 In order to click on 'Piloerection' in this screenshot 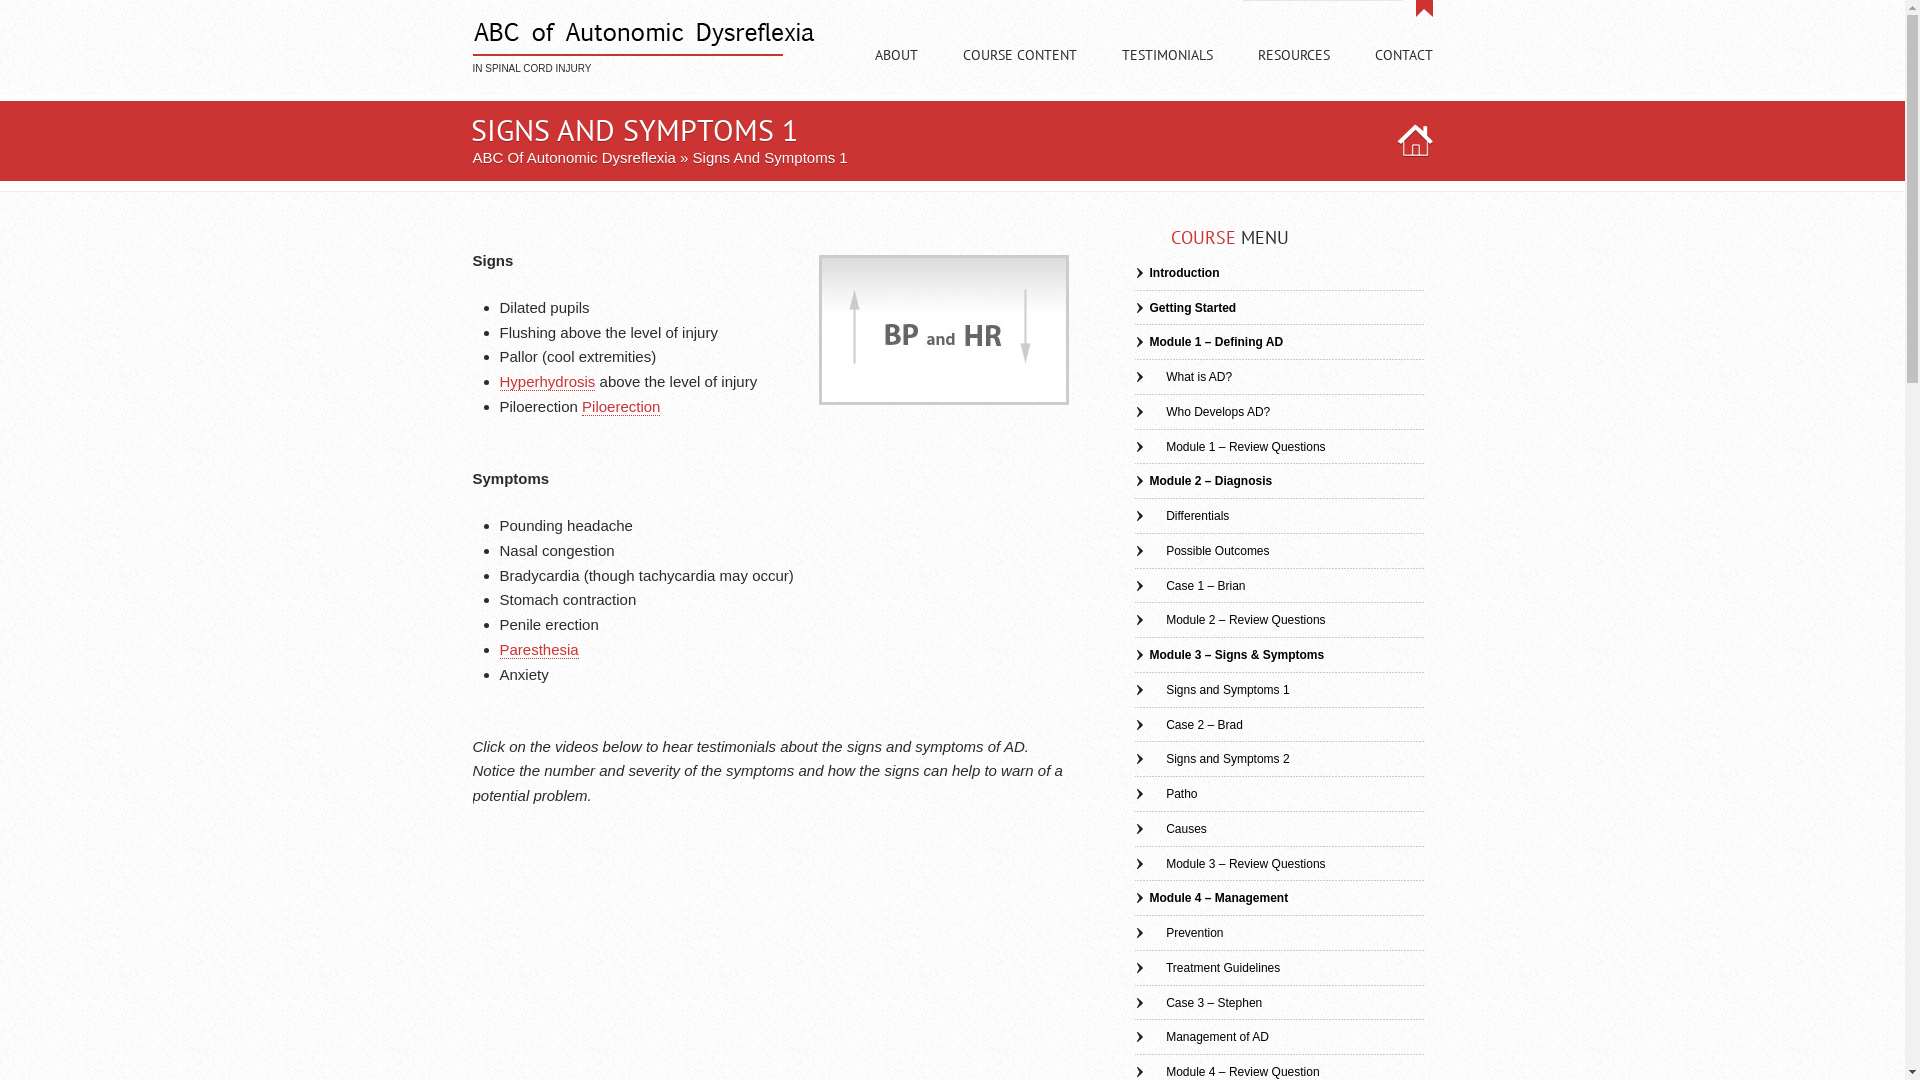, I will do `click(619, 406)`.